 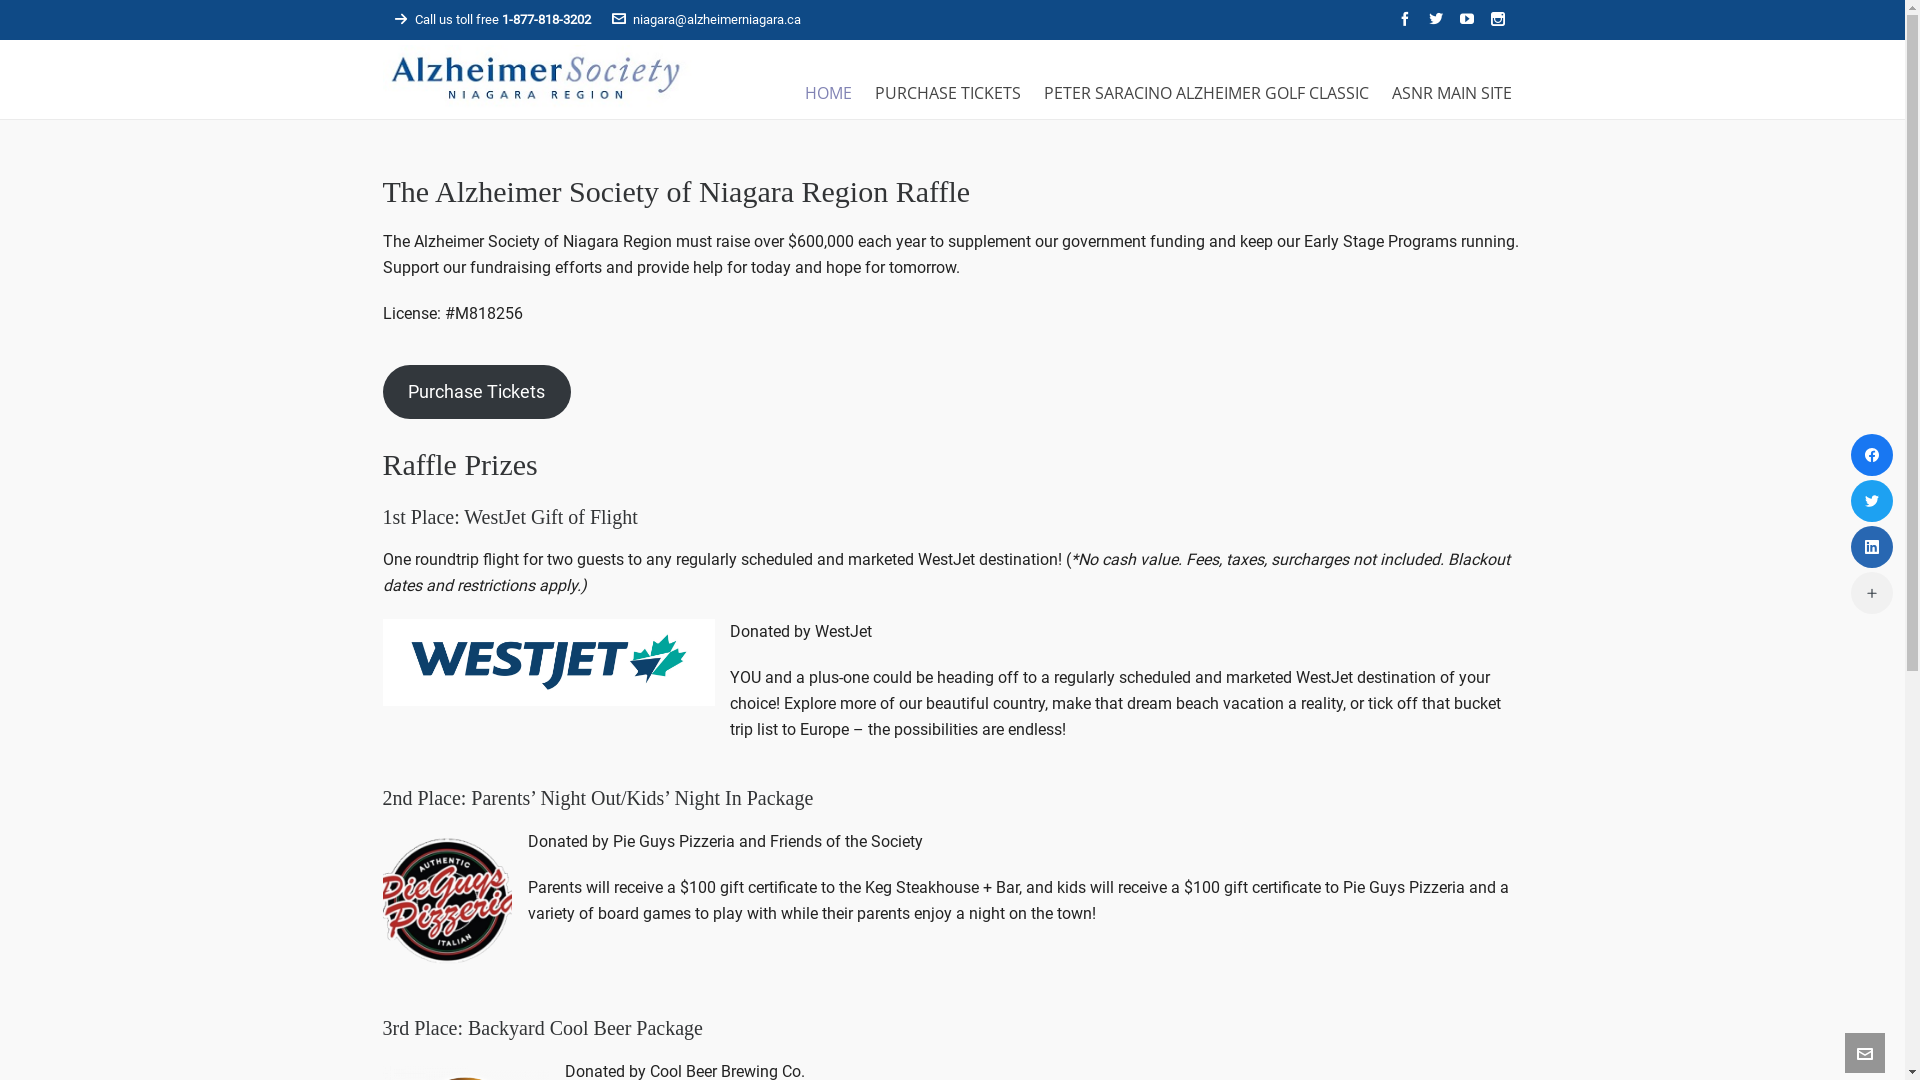 What do you see at coordinates (1450, 88) in the screenshot?
I see `'ASNR MAIN SITE'` at bounding box center [1450, 88].